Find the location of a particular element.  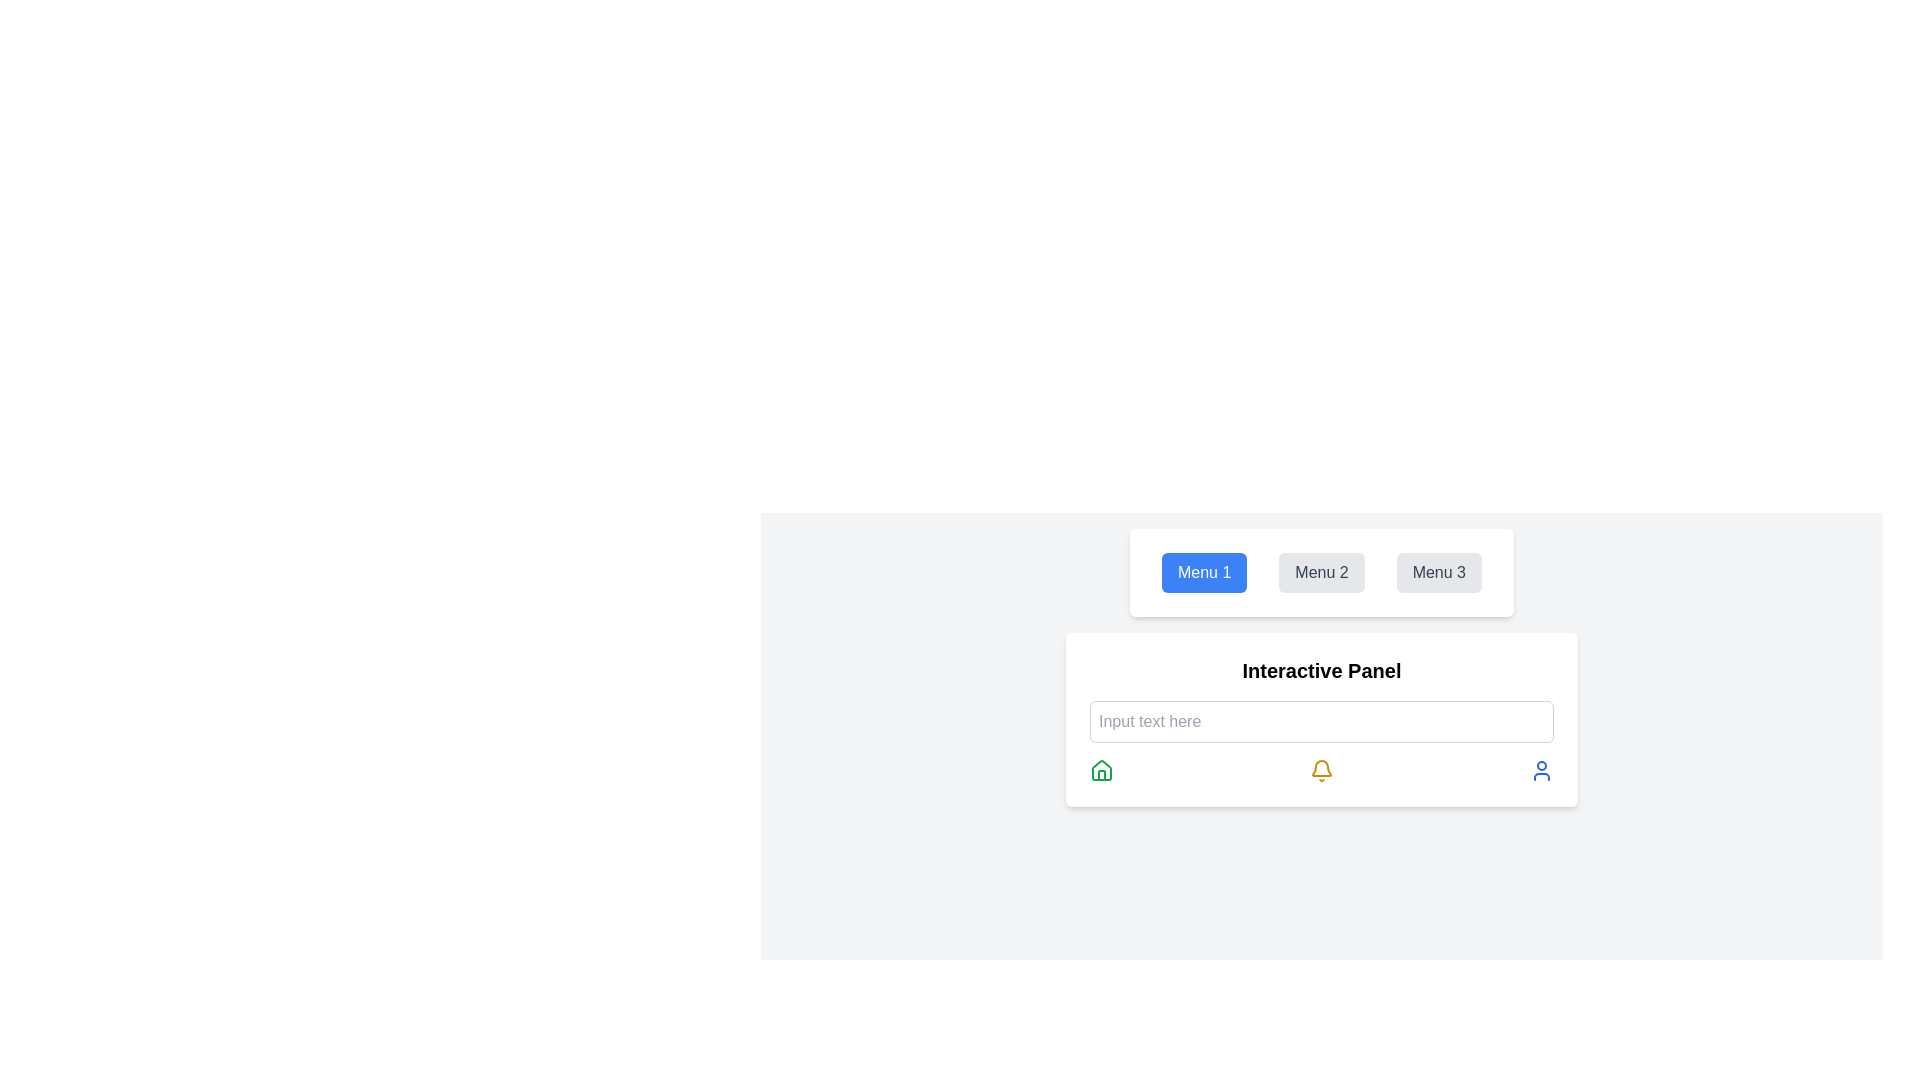

the second button in a set of three buttons, located between the blue 'Menu 1' button and the gray 'Menu 3' button is located at coordinates (1321, 573).